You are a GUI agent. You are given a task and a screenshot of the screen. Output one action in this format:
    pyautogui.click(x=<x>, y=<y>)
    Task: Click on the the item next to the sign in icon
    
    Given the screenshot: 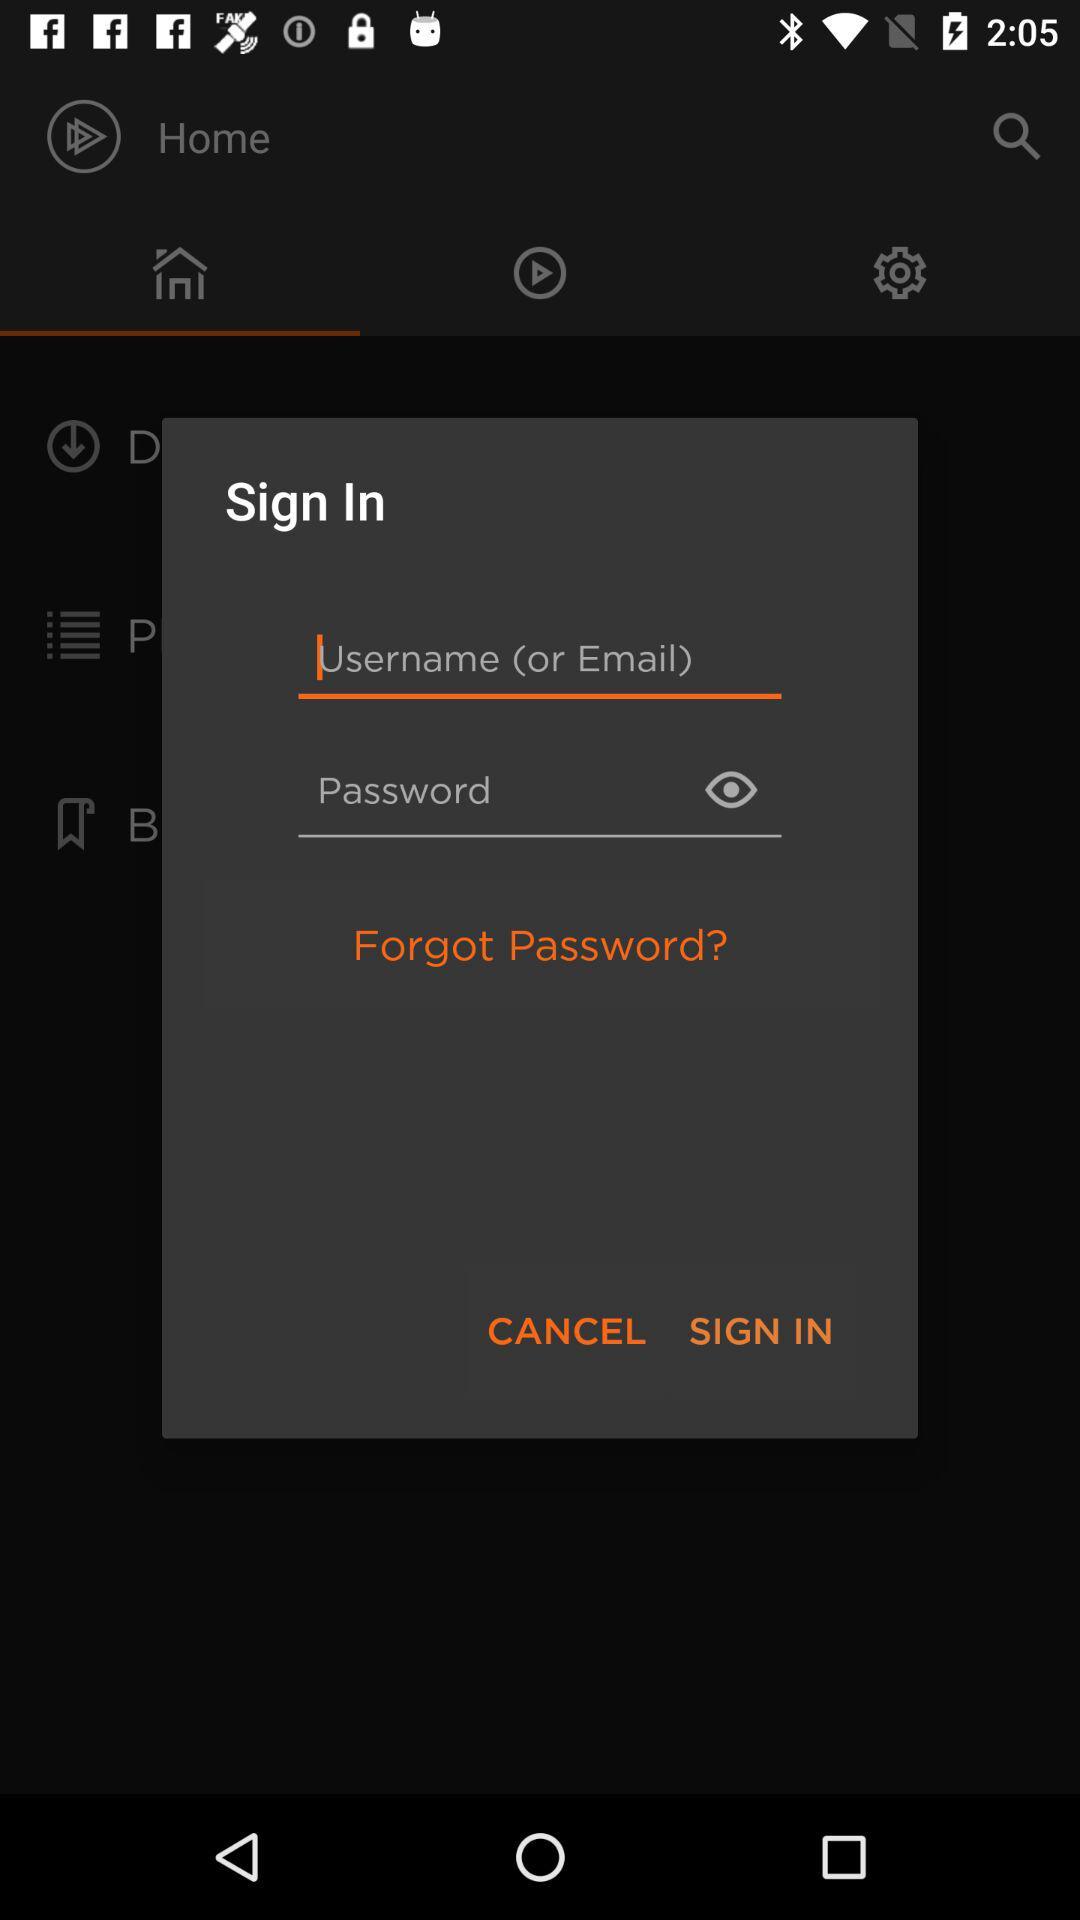 What is the action you would take?
    pyautogui.click(x=566, y=1330)
    